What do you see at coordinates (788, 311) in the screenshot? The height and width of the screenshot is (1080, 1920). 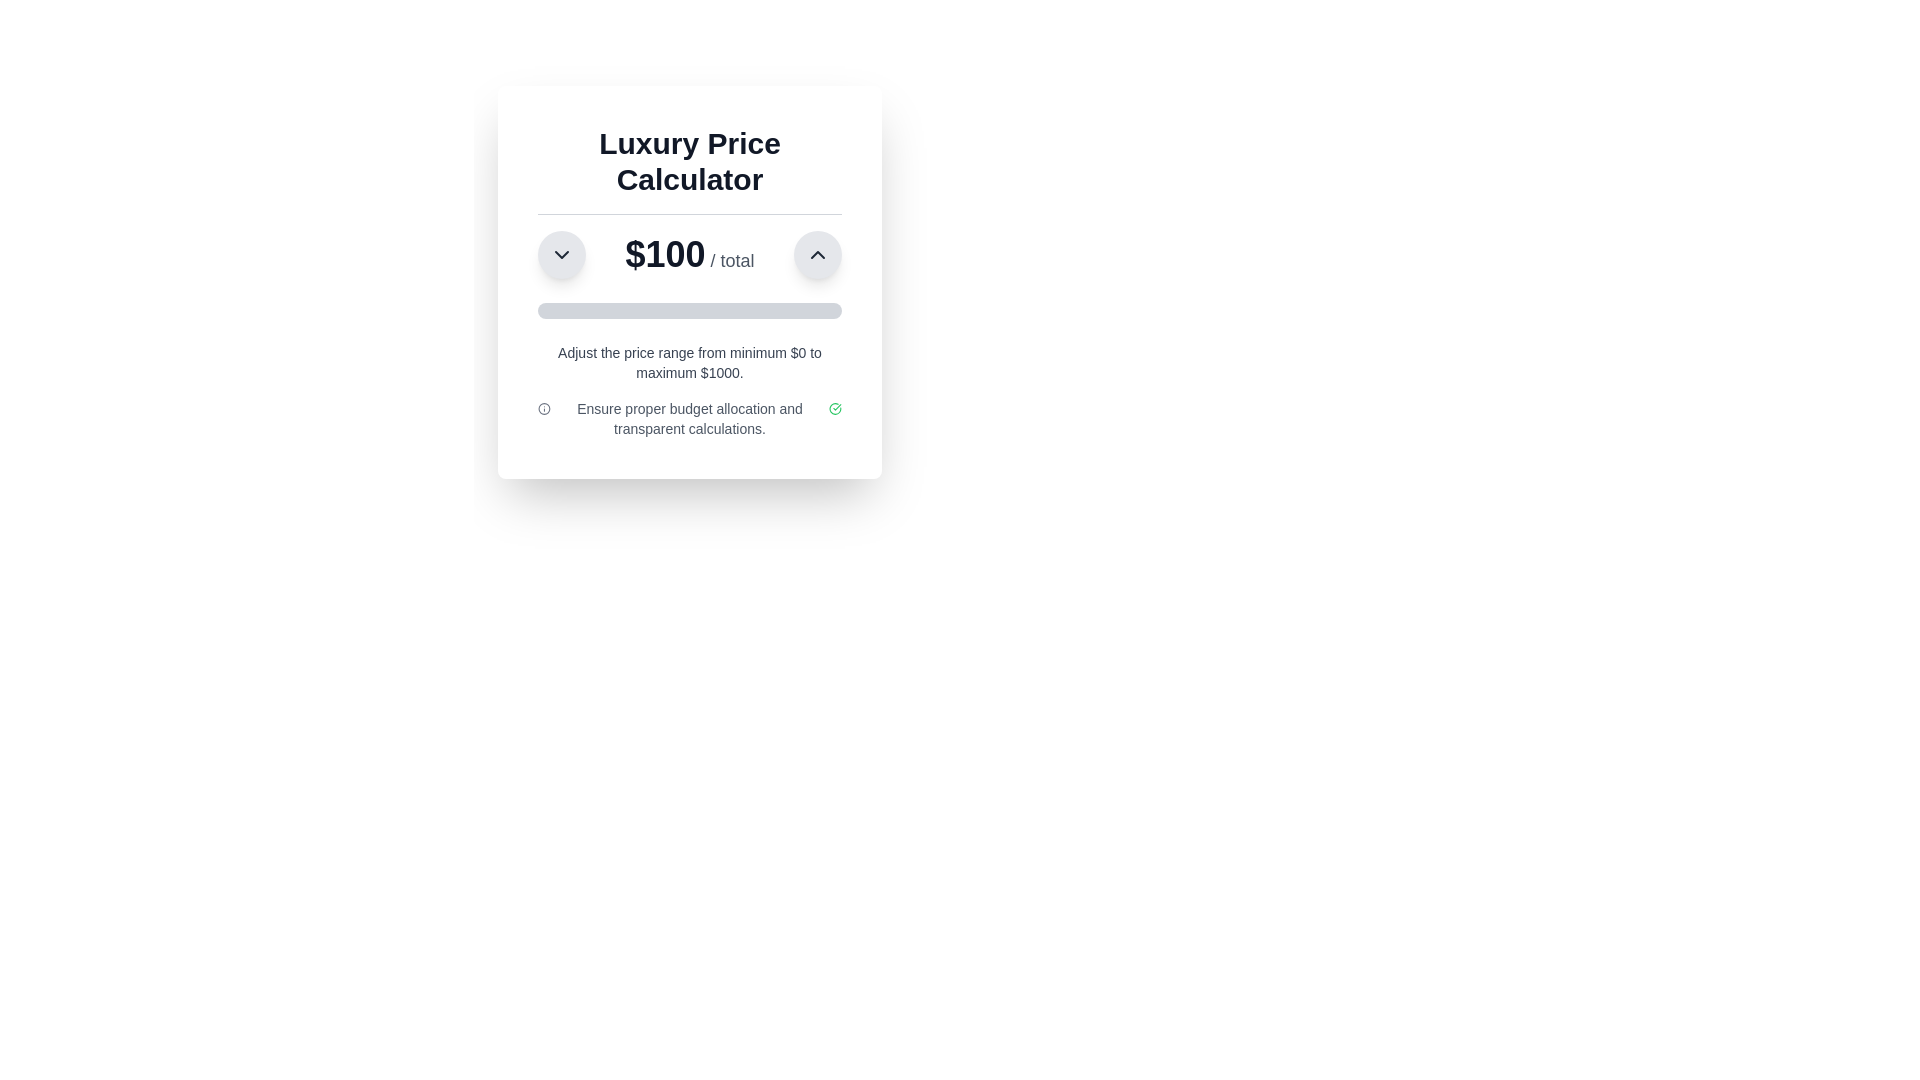 I see `the price range` at bounding box center [788, 311].